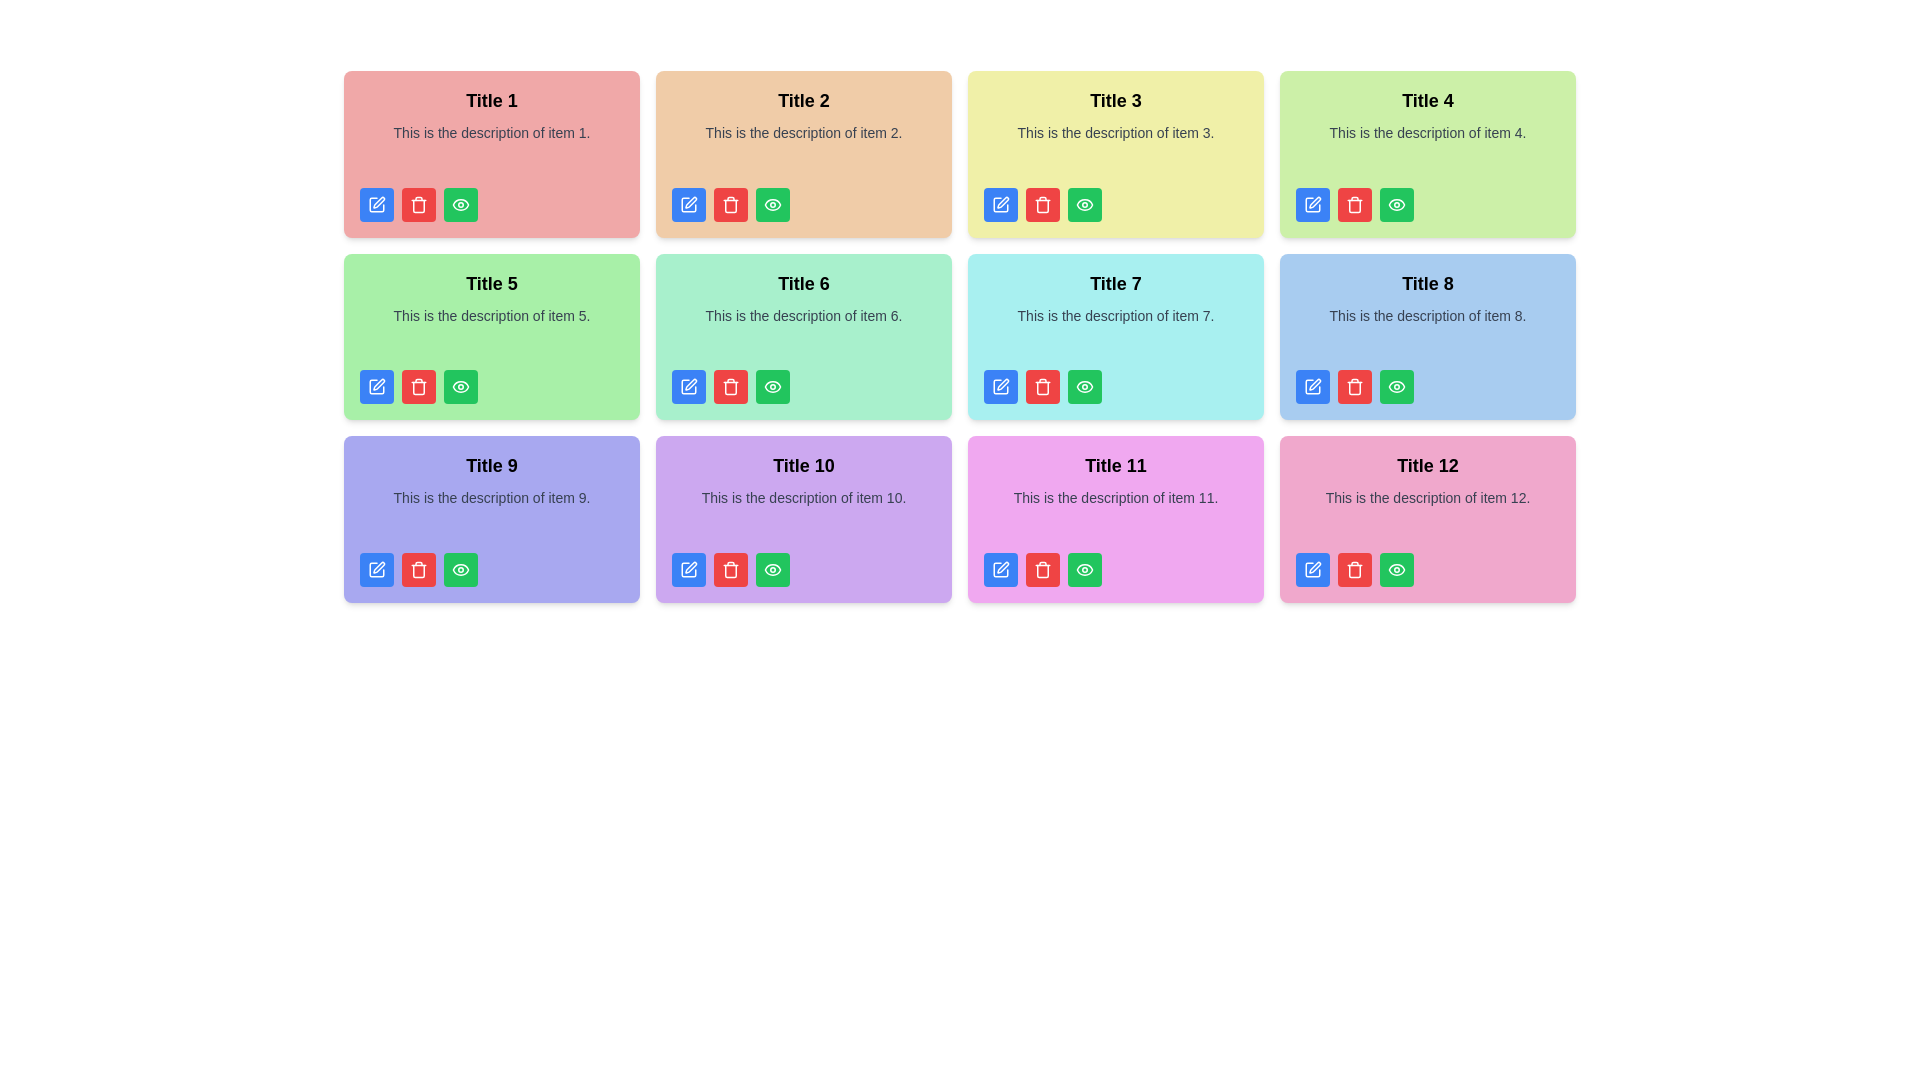 This screenshot has width=1920, height=1080. Describe the element at coordinates (377, 204) in the screenshot. I see `the vector graphic icon located in the leftmost button of the red-colored card labeled 'Title 1'` at that location.